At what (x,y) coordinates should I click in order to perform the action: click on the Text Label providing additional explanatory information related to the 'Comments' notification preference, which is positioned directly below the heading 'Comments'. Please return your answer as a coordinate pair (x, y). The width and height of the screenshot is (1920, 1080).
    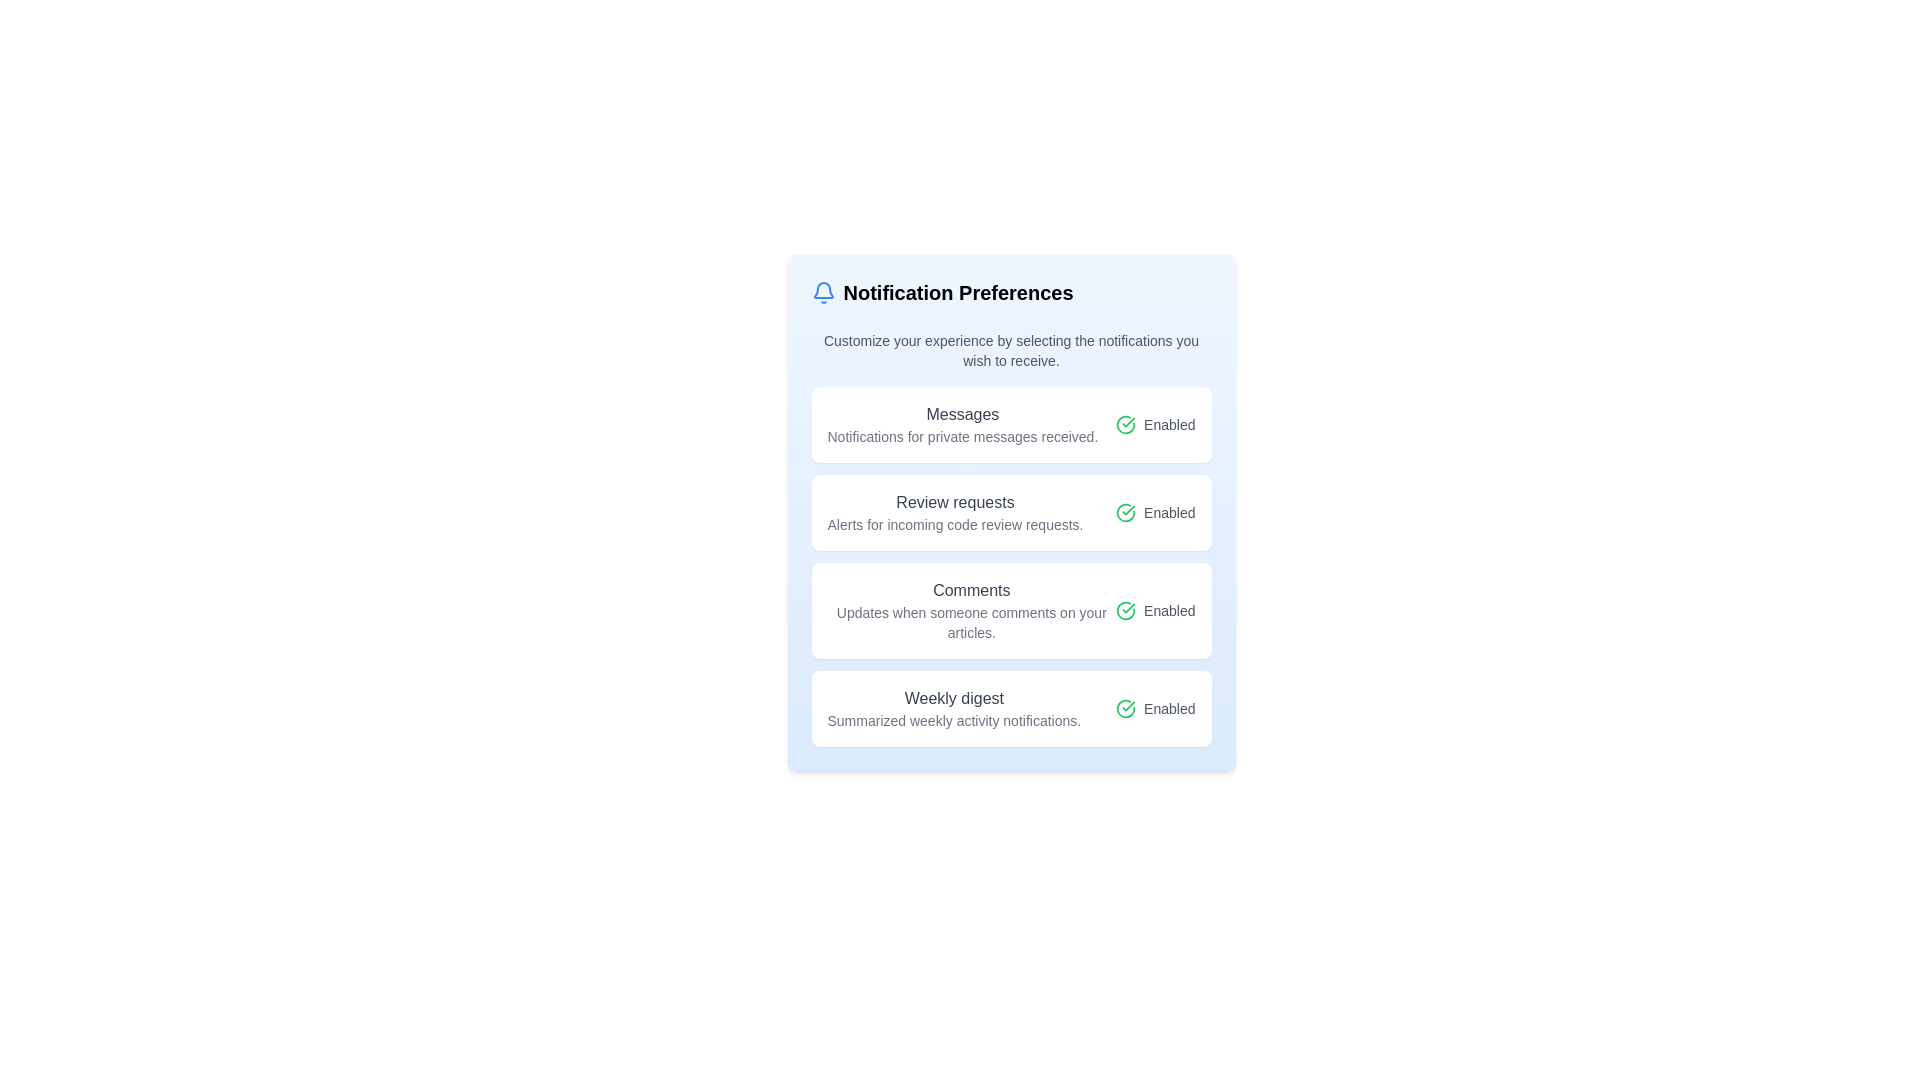
    Looking at the image, I should click on (971, 622).